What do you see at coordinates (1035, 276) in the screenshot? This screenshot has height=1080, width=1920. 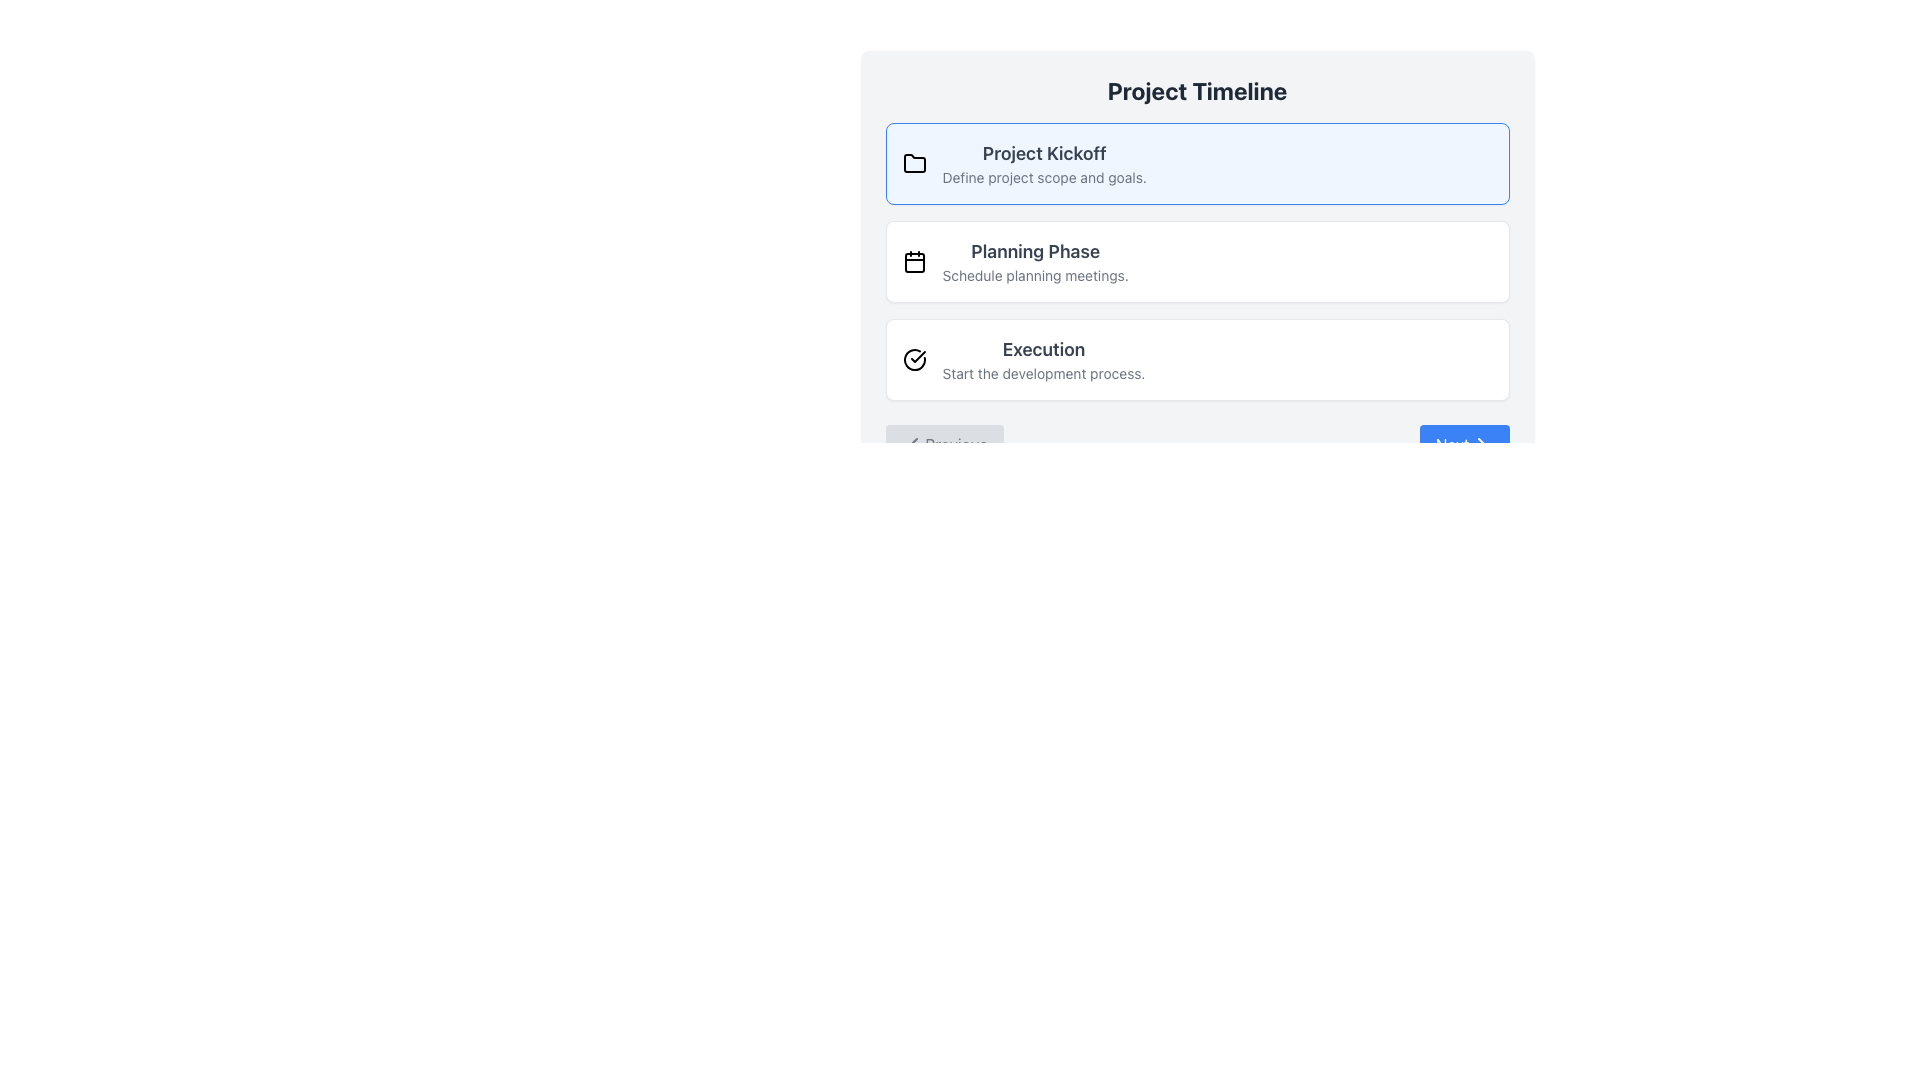 I see `informative text label located beneath the 'Planning Phase' heading, which provides context to the user` at bounding box center [1035, 276].